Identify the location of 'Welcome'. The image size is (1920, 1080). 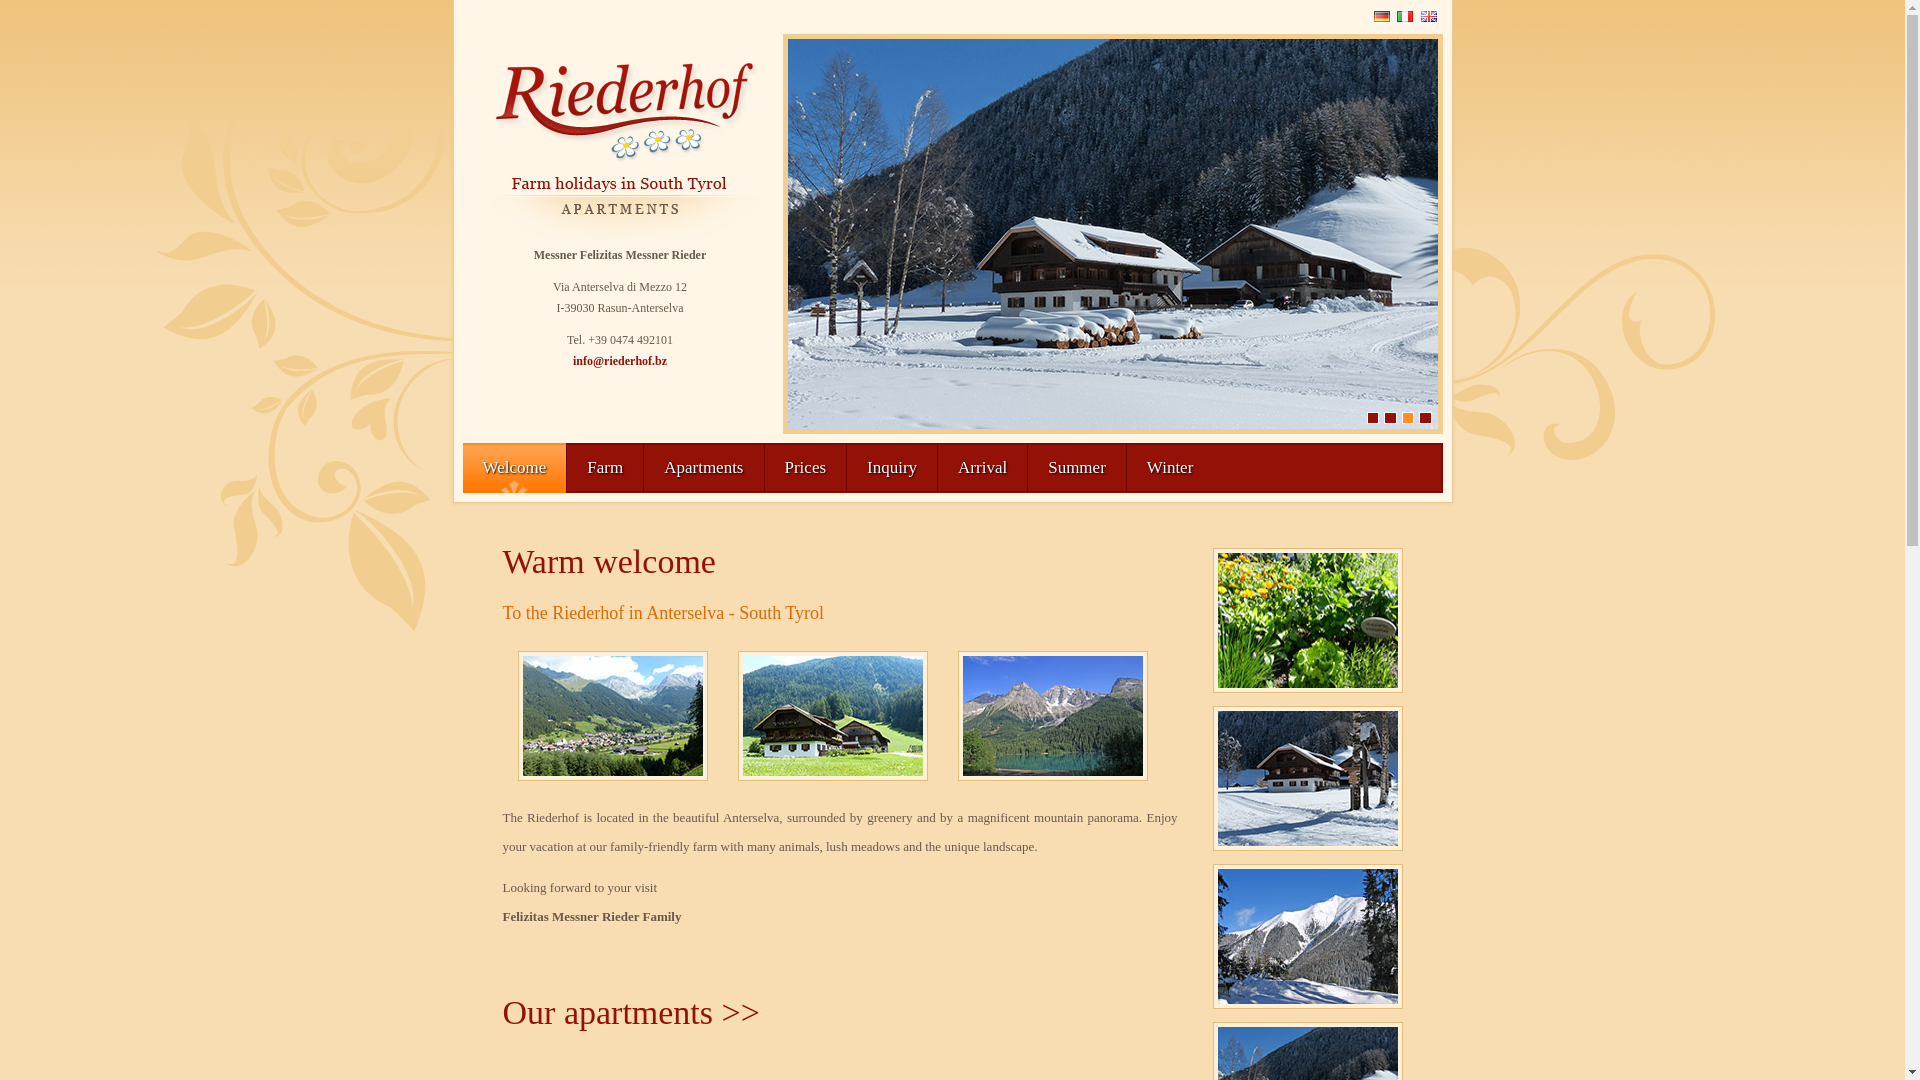
(513, 467).